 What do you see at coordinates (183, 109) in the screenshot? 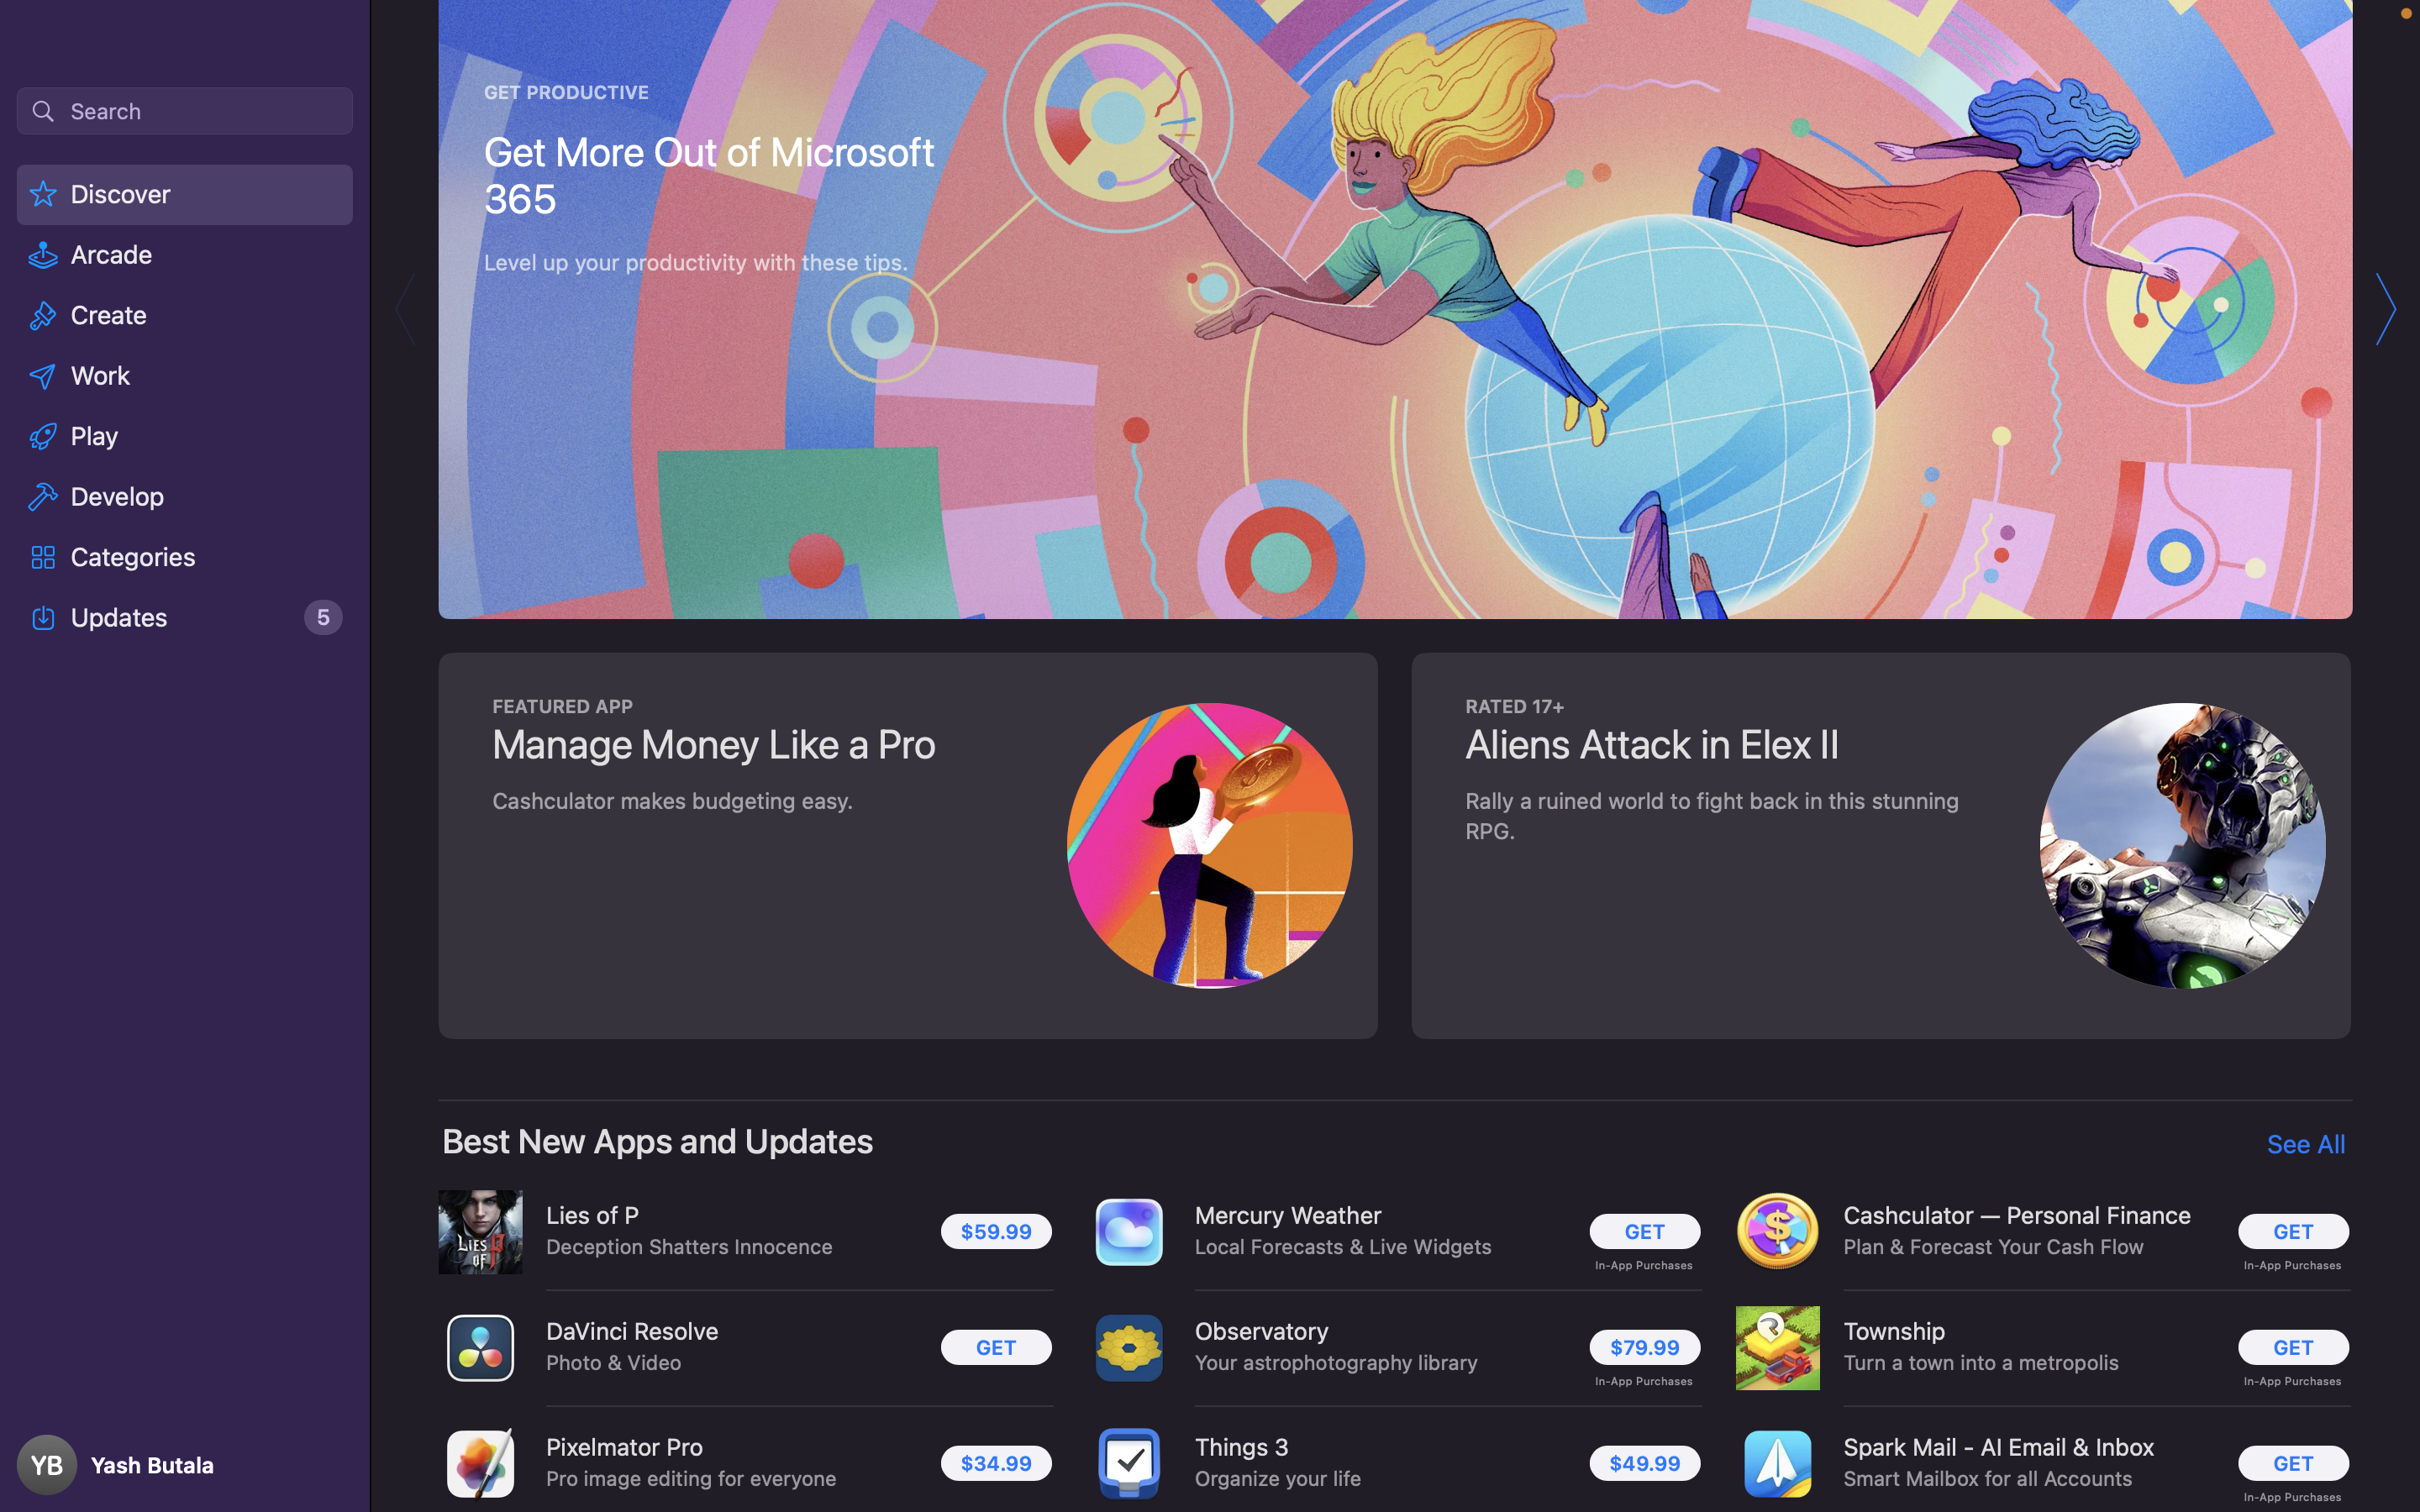
I see `Look for "photo editing" in the search field` at bounding box center [183, 109].